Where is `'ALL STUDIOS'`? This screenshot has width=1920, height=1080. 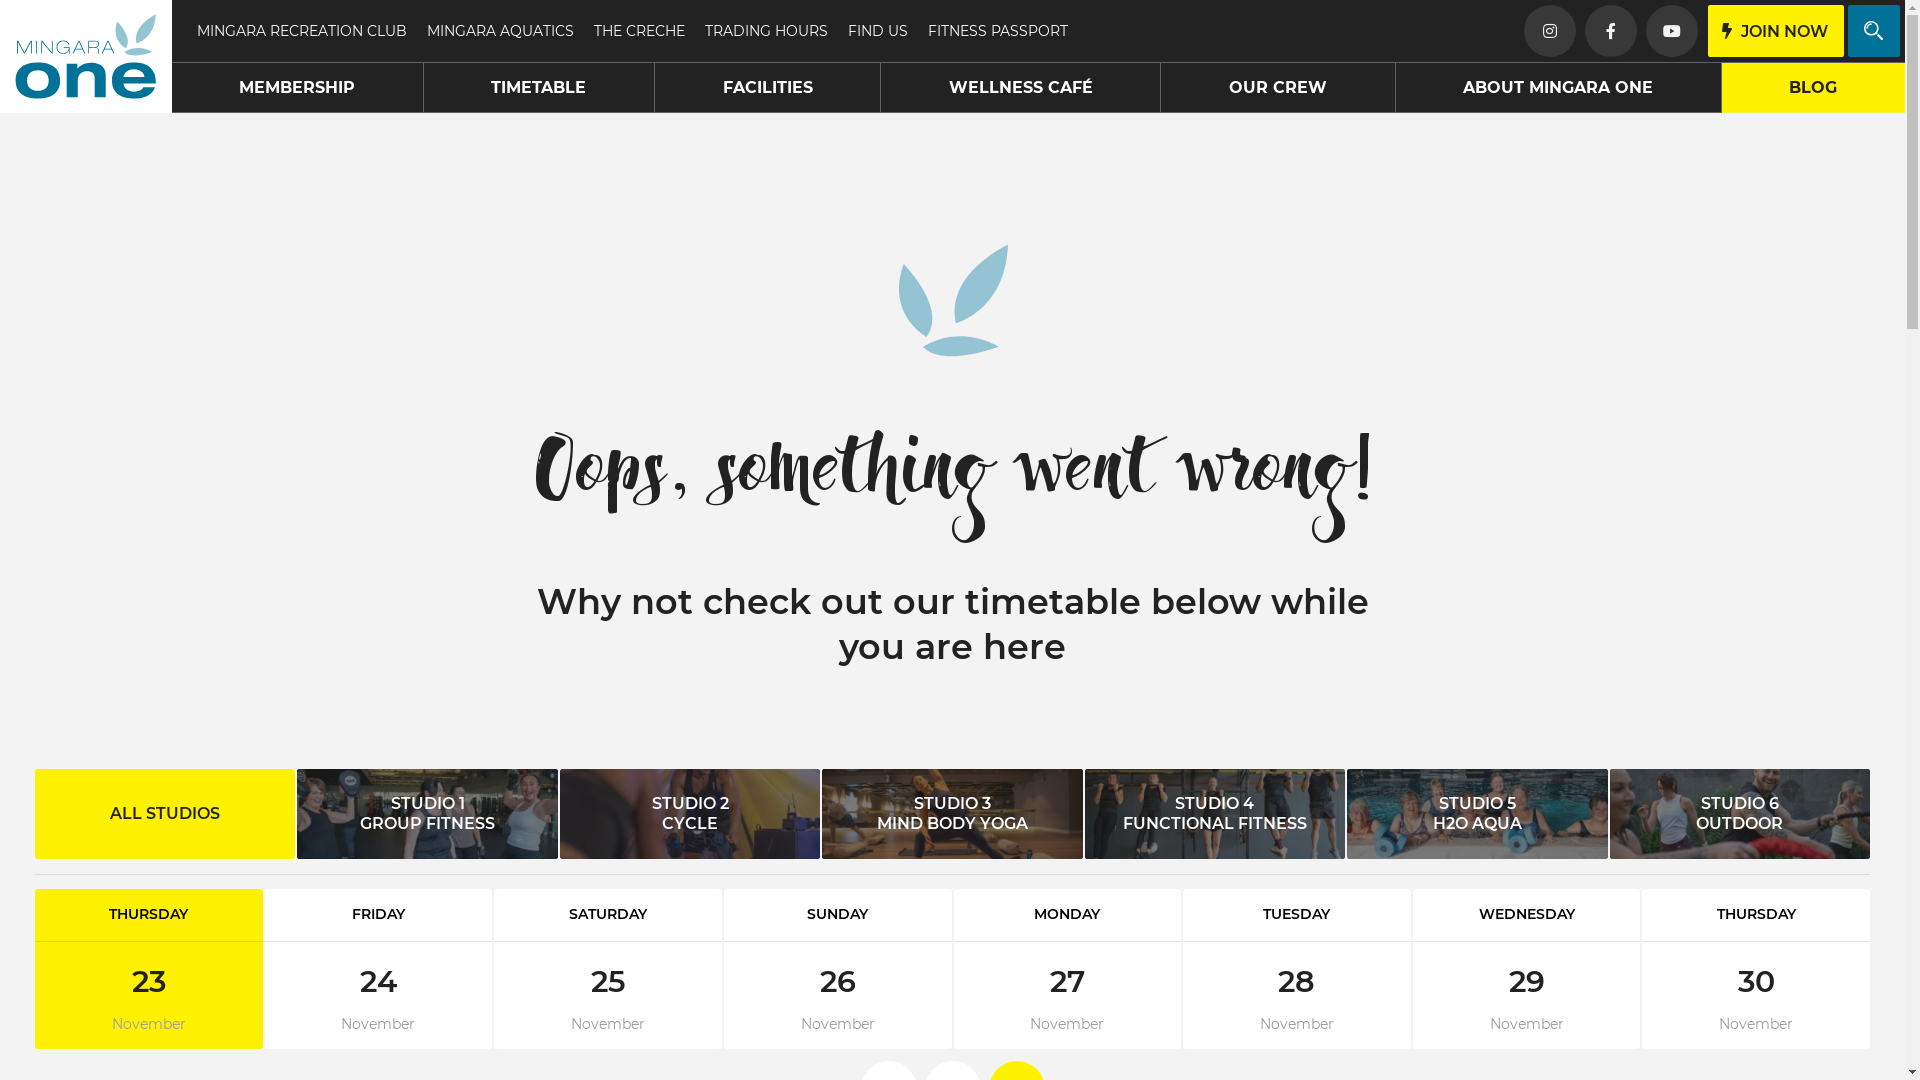 'ALL STUDIOS' is located at coordinates (34, 813).